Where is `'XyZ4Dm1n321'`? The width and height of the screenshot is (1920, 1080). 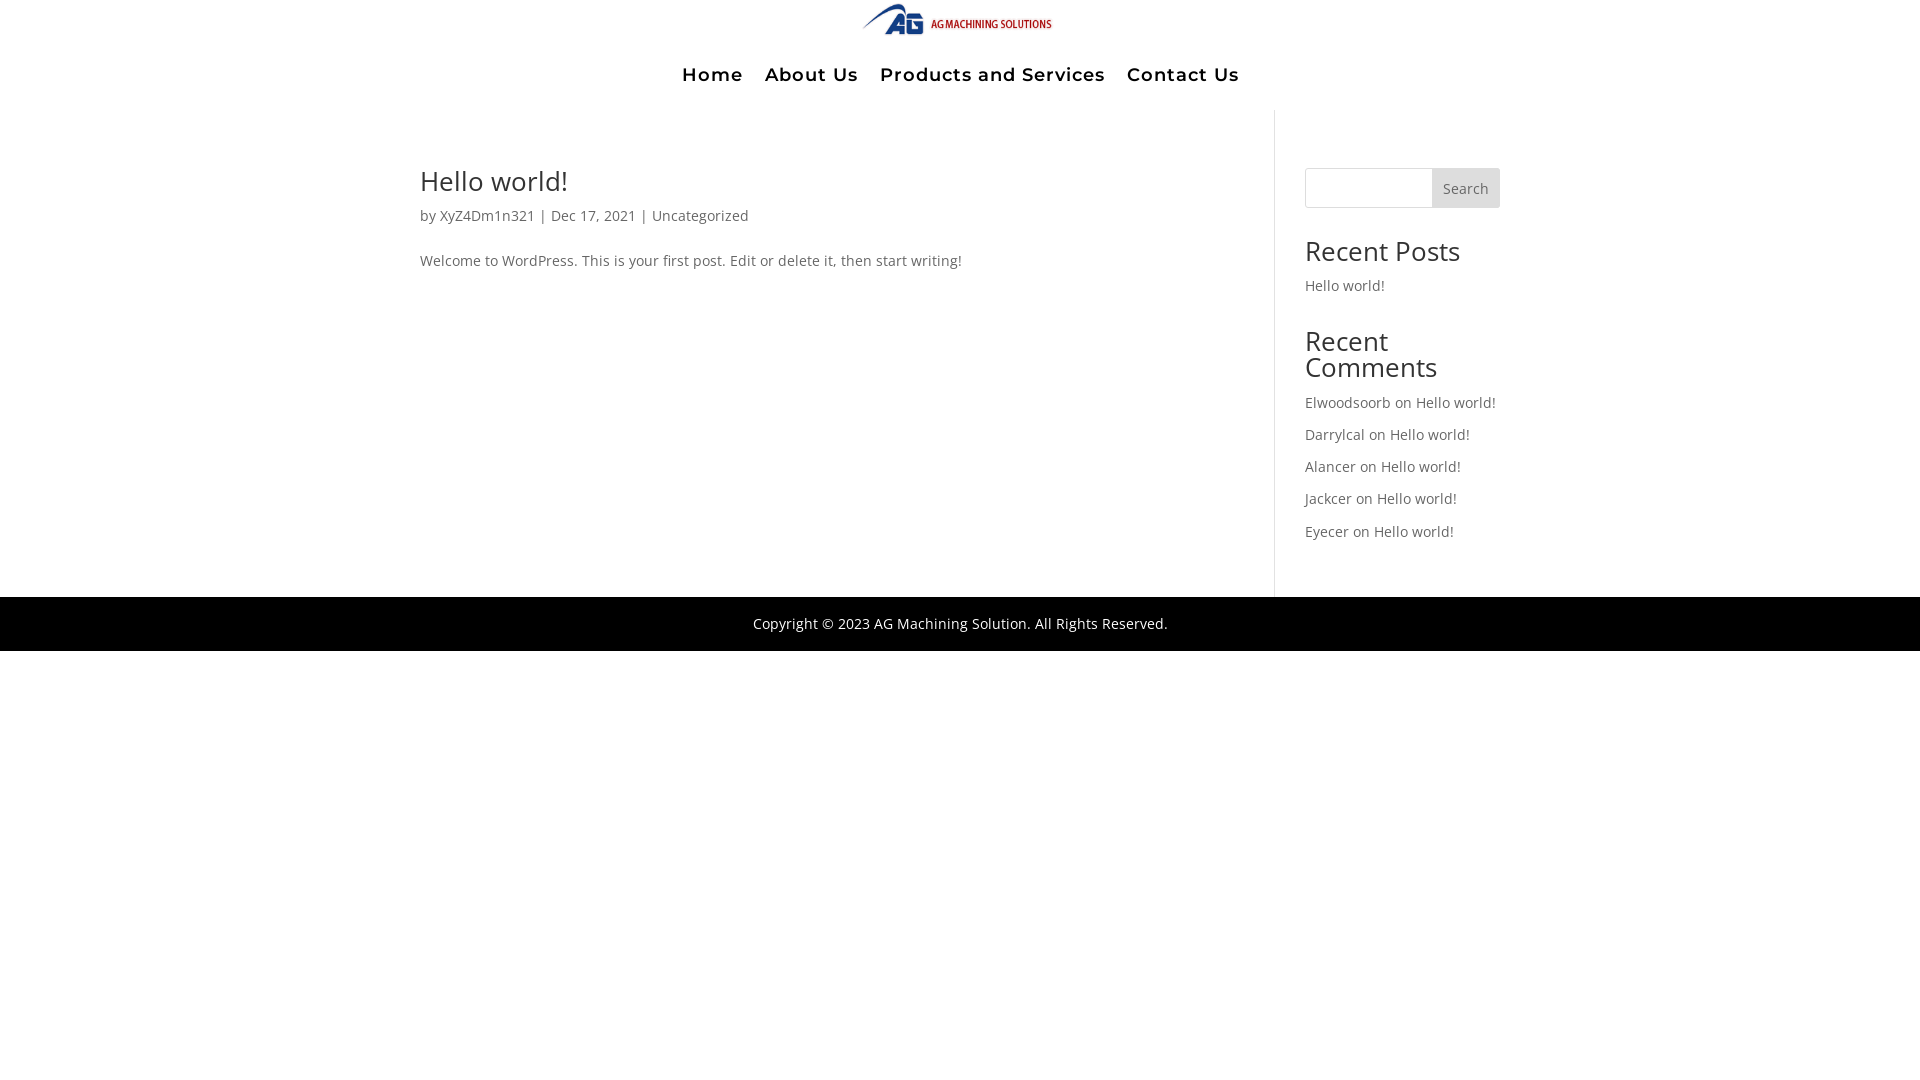
'XyZ4Dm1n321' is located at coordinates (487, 215).